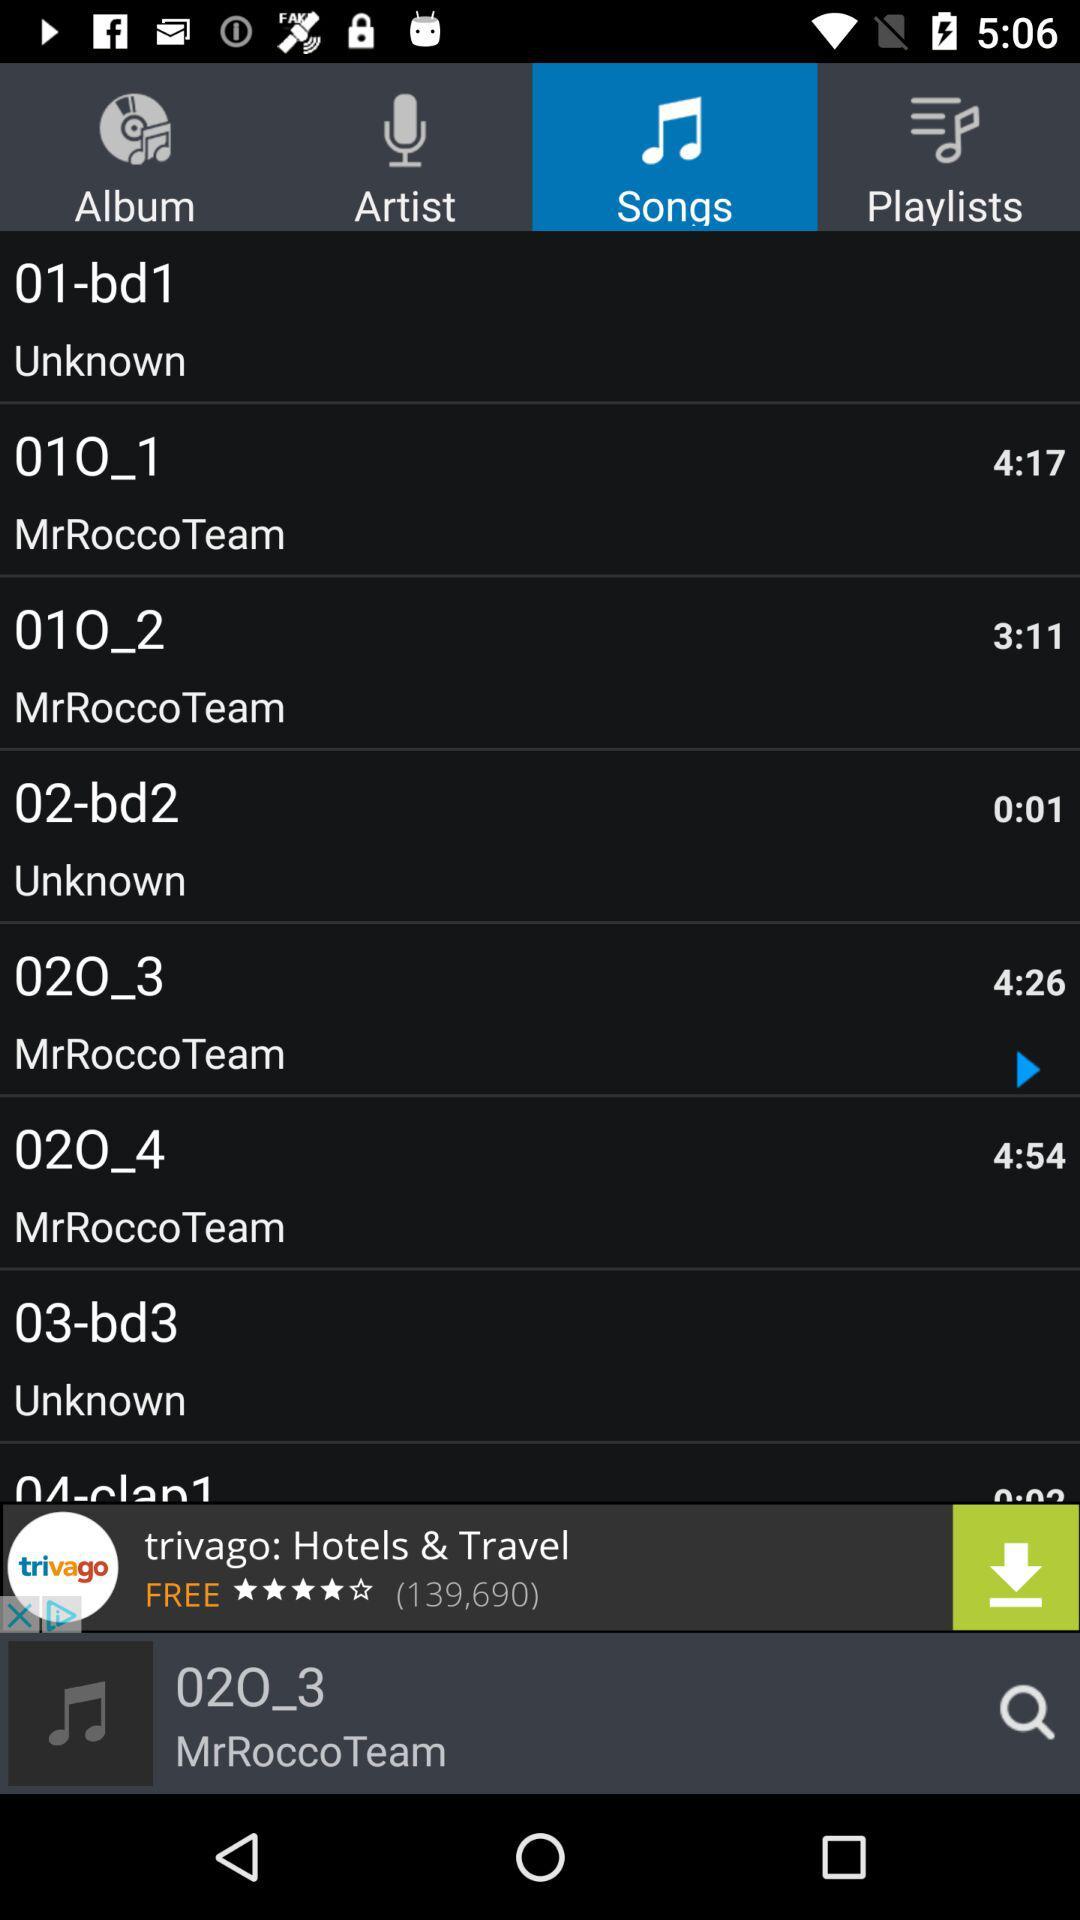 Image resolution: width=1080 pixels, height=1920 pixels. Describe the element at coordinates (540, 1566) in the screenshot. I see `download the link` at that location.